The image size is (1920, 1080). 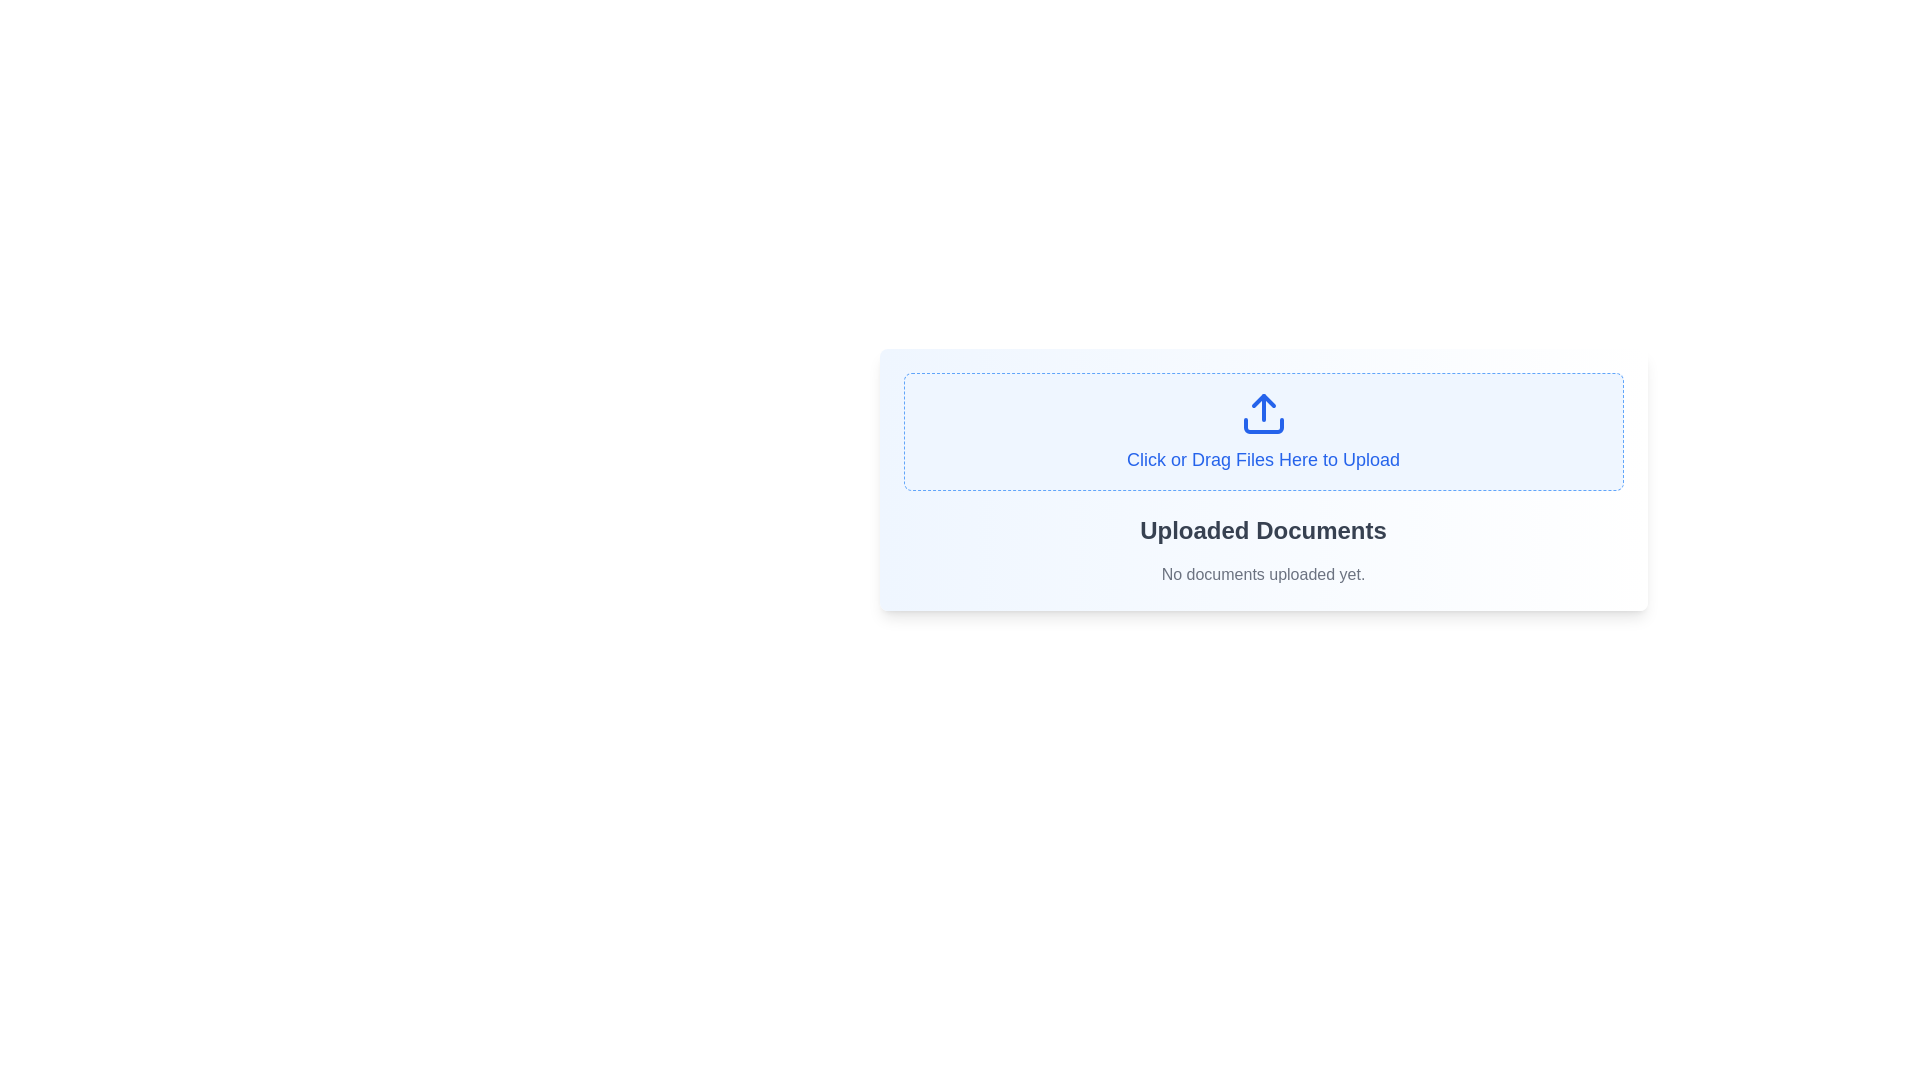 I want to click on the interactive upload area, which has a gradient background and contains the text 'Click or Drag Files Here to Upload' and an upload icon, so click(x=1262, y=479).